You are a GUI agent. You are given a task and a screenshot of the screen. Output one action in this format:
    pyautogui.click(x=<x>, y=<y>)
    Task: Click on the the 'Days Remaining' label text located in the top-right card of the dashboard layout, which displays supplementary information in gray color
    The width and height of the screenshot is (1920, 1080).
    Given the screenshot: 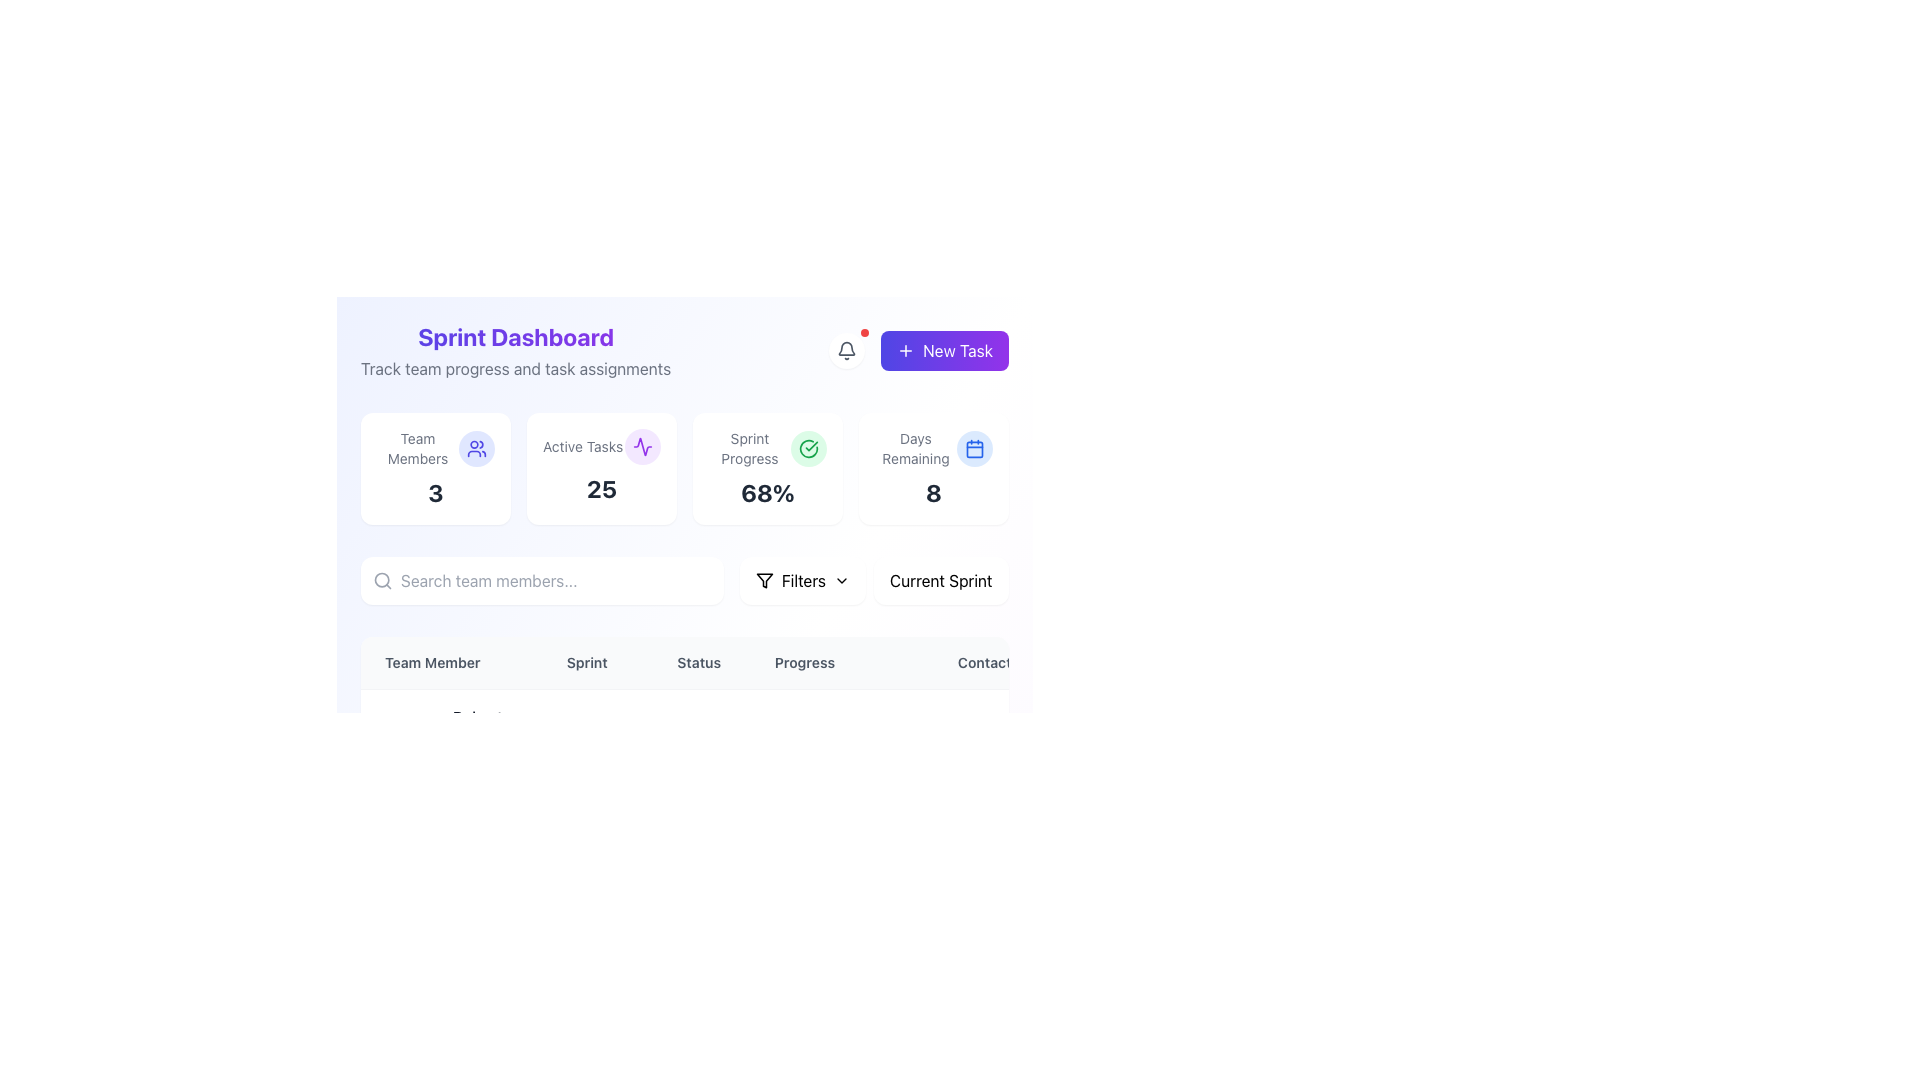 What is the action you would take?
    pyautogui.click(x=915, y=447)
    